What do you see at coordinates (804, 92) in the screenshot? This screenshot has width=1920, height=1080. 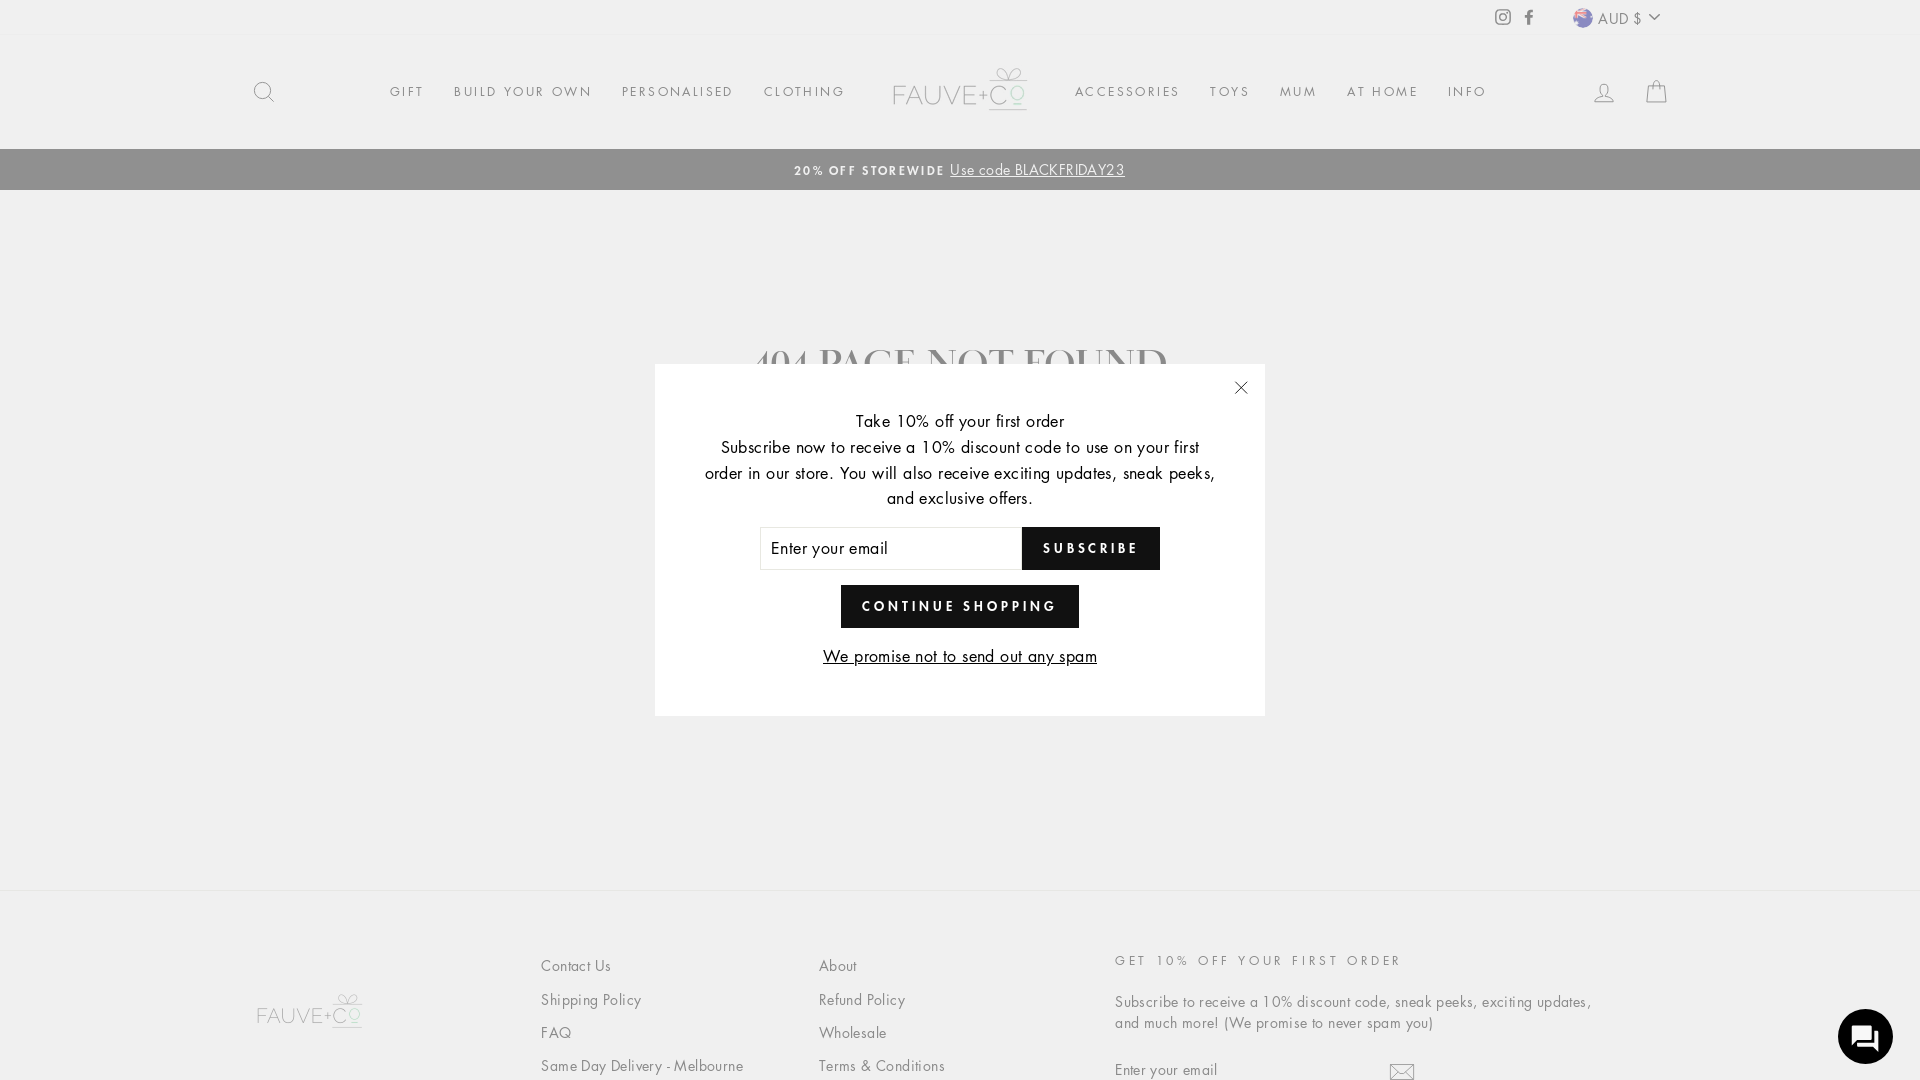 I see `'CLOTHING'` at bounding box center [804, 92].